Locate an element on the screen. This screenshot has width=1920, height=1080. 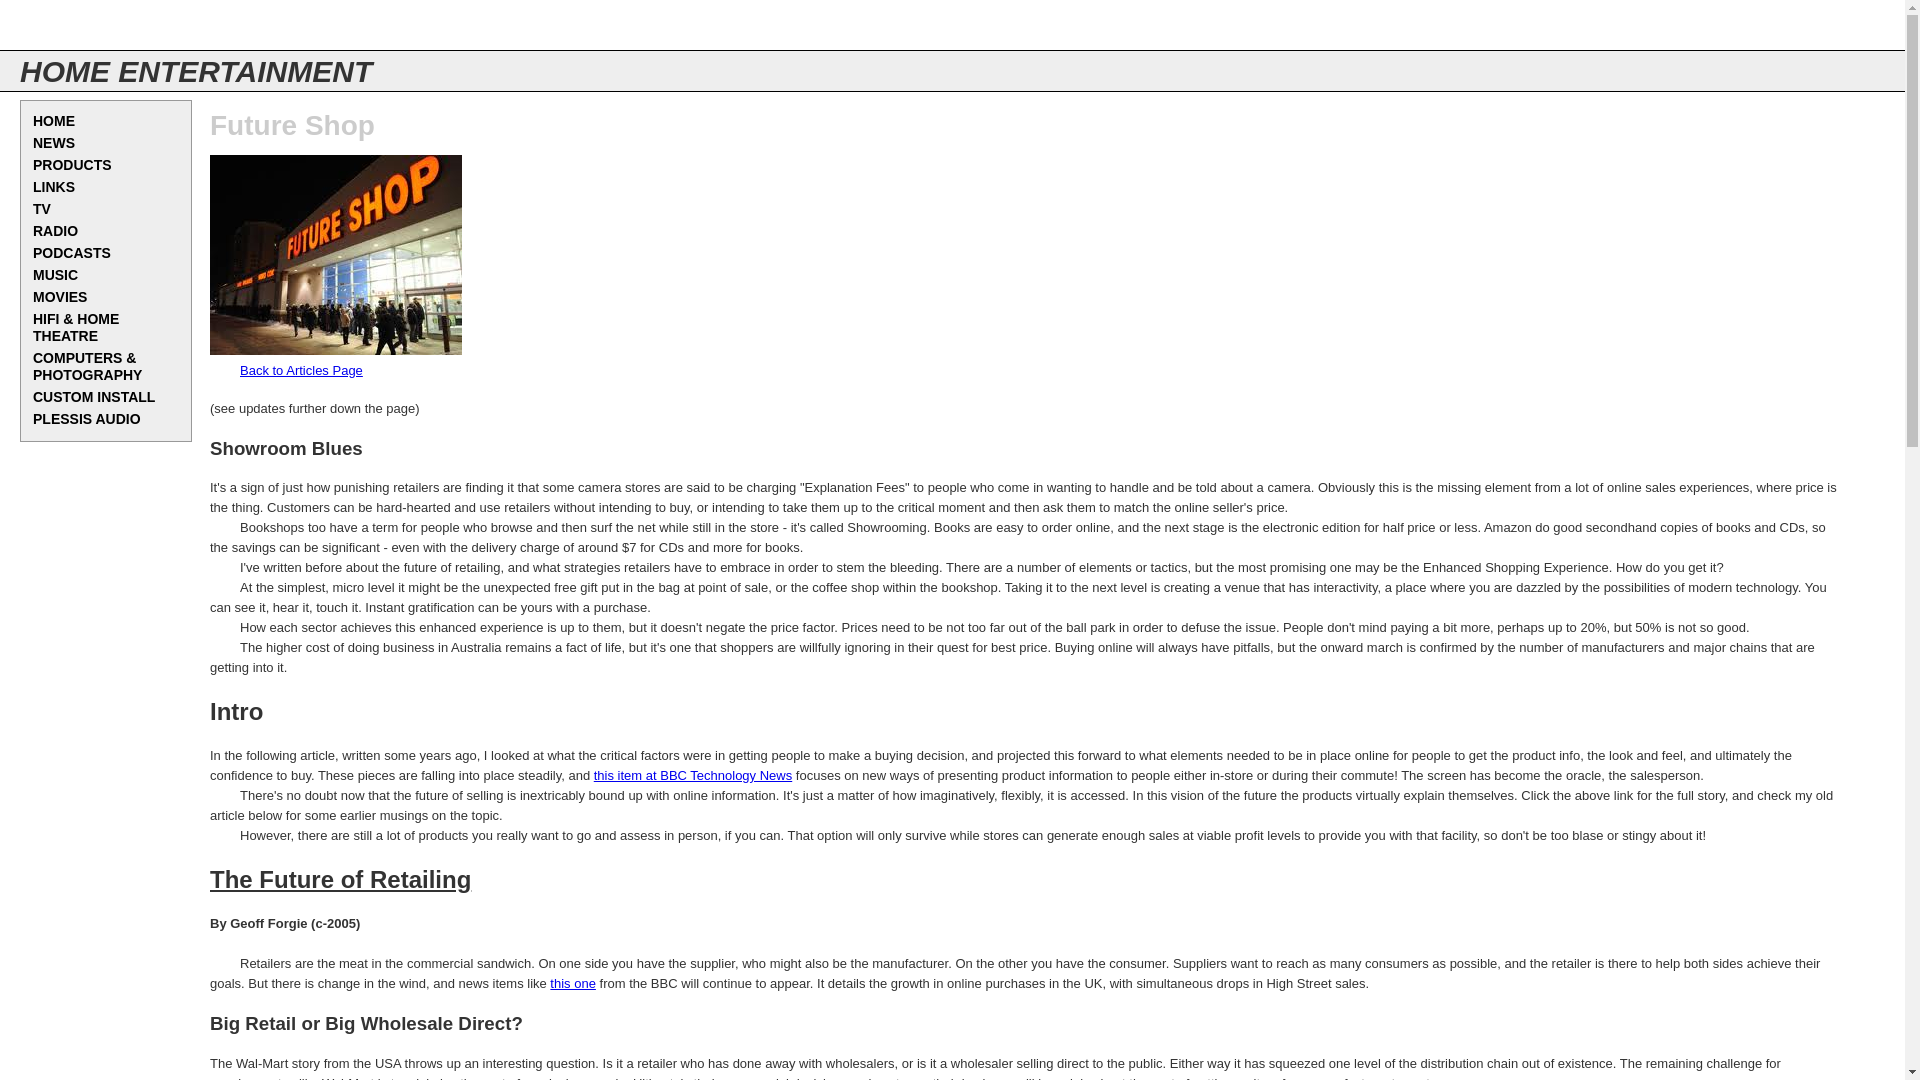
'HOME' is located at coordinates (104, 121).